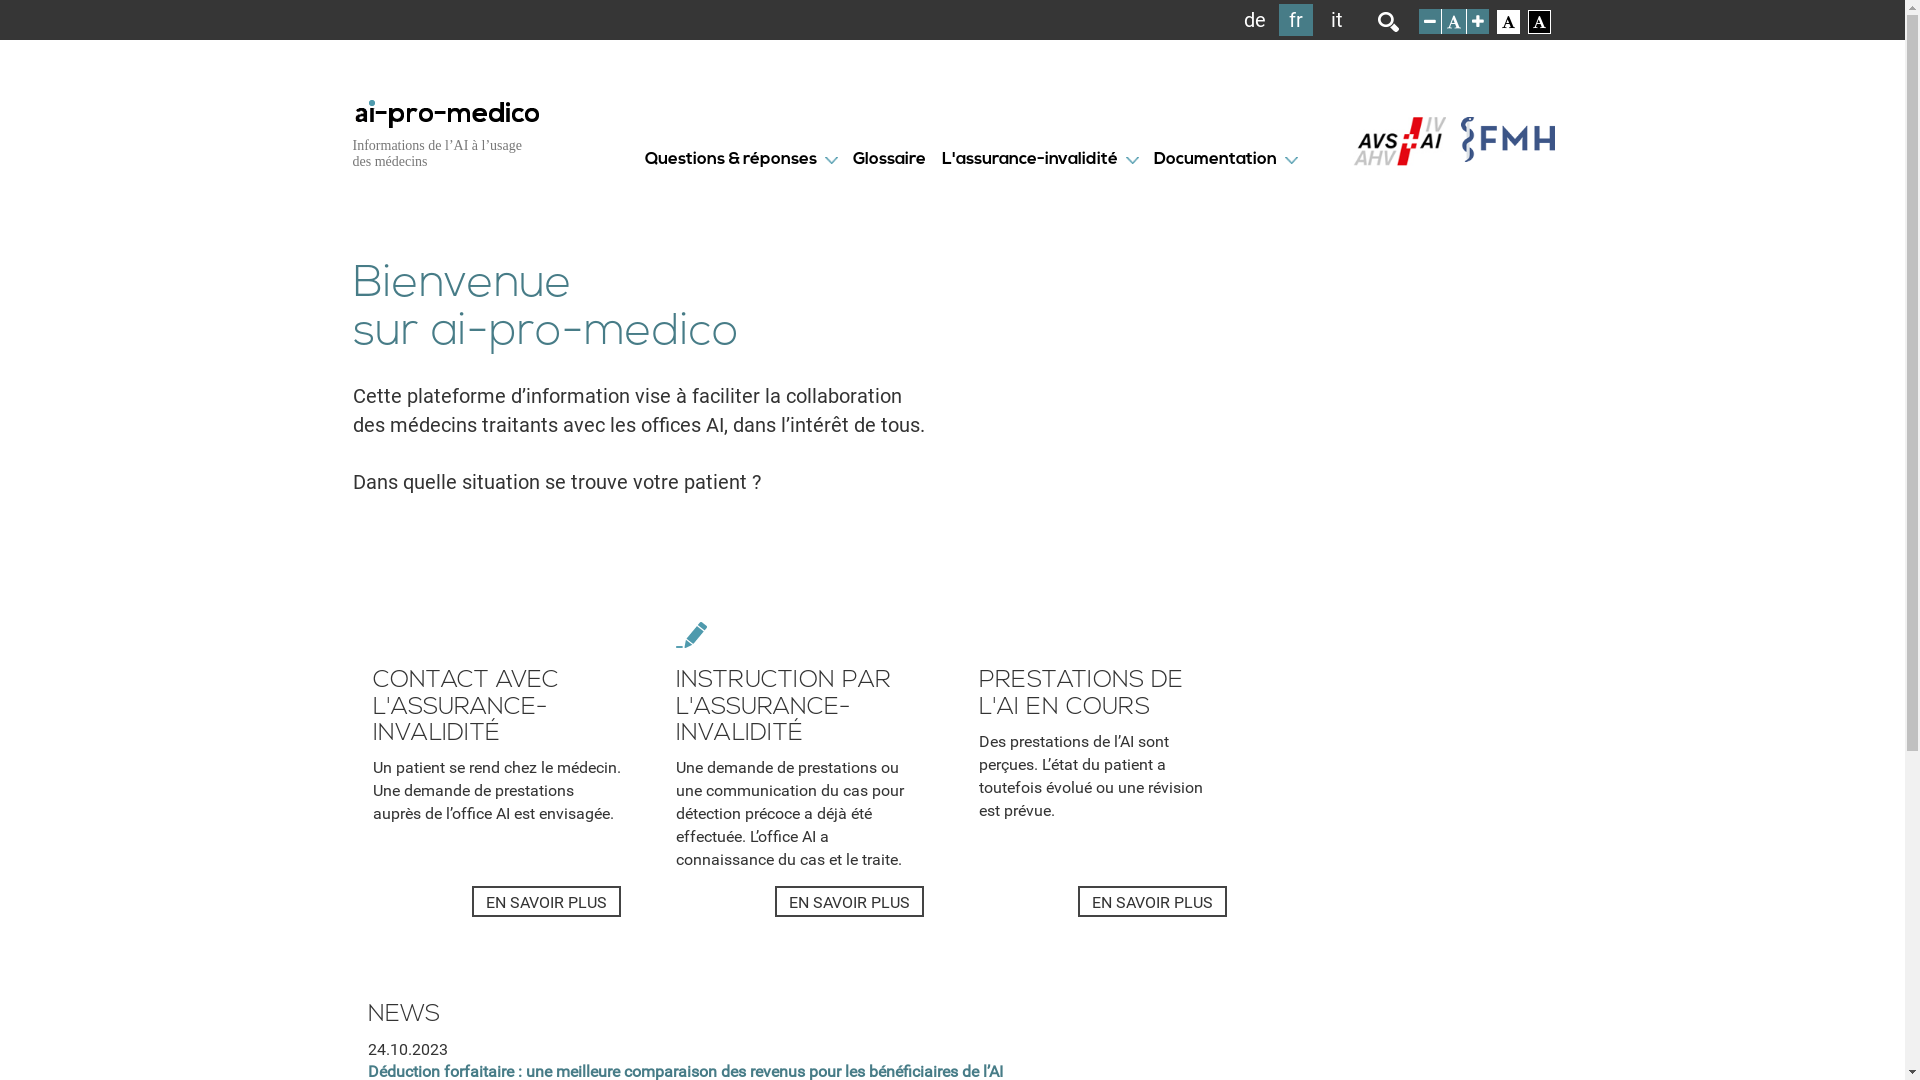 The height and width of the screenshot is (1080, 1920). What do you see at coordinates (1337, 19) in the screenshot?
I see `'it'` at bounding box center [1337, 19].